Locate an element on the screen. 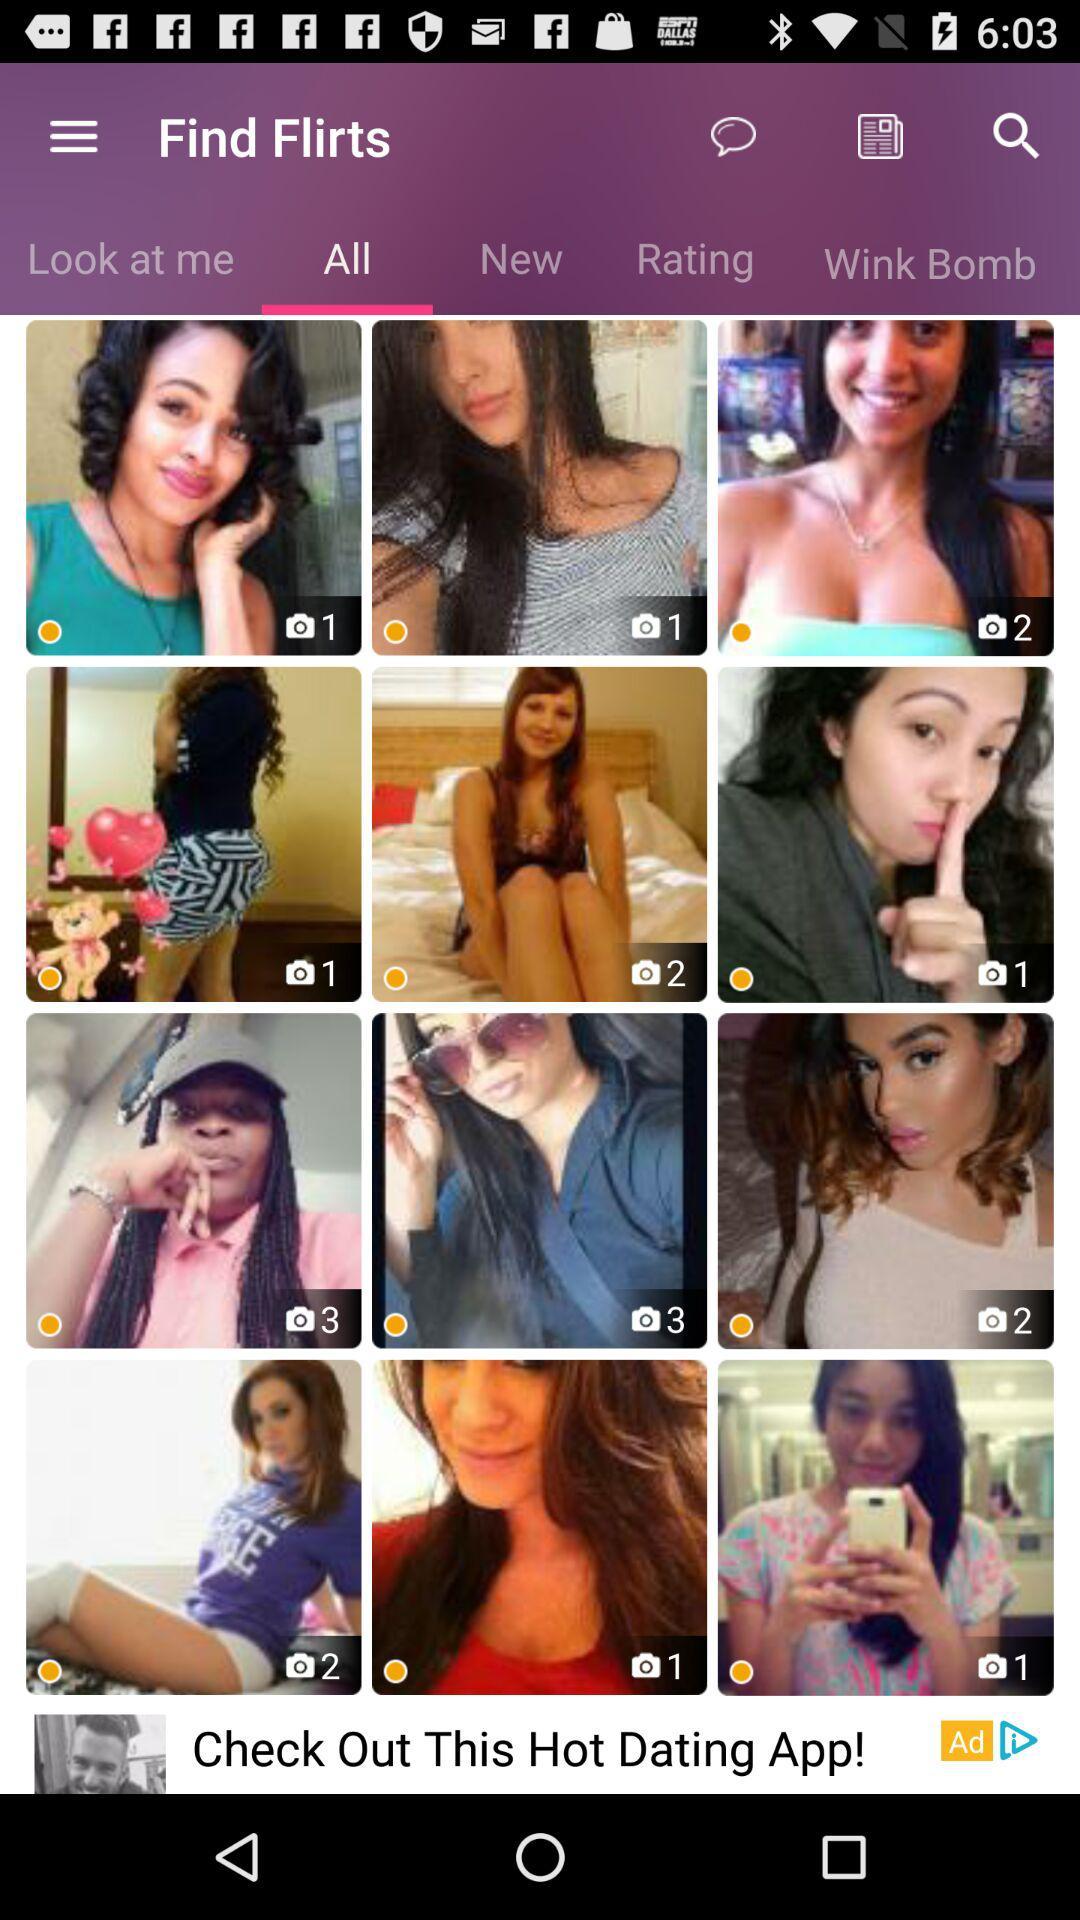  icon above the look at me icon is located at coordinates (72, 135).